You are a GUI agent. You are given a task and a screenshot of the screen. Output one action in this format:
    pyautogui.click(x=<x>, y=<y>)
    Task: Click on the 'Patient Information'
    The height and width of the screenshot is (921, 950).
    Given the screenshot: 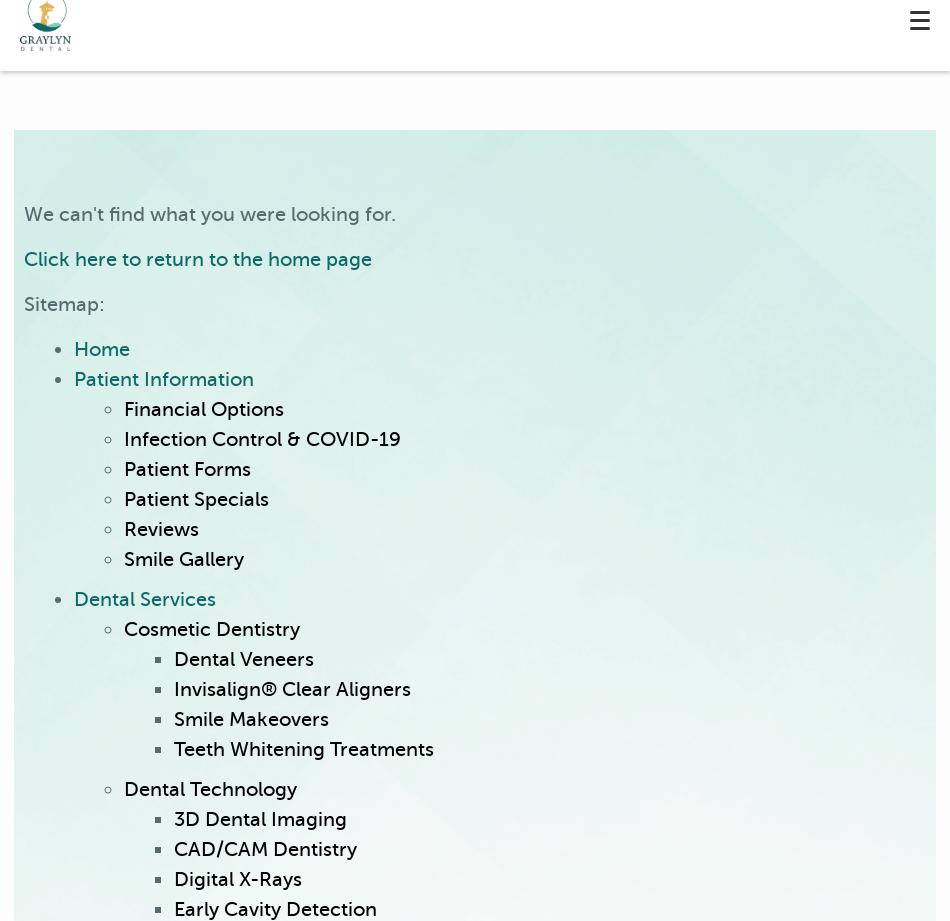 What is the action you would take?
    pyautogui.click(x=163, y=379)
    